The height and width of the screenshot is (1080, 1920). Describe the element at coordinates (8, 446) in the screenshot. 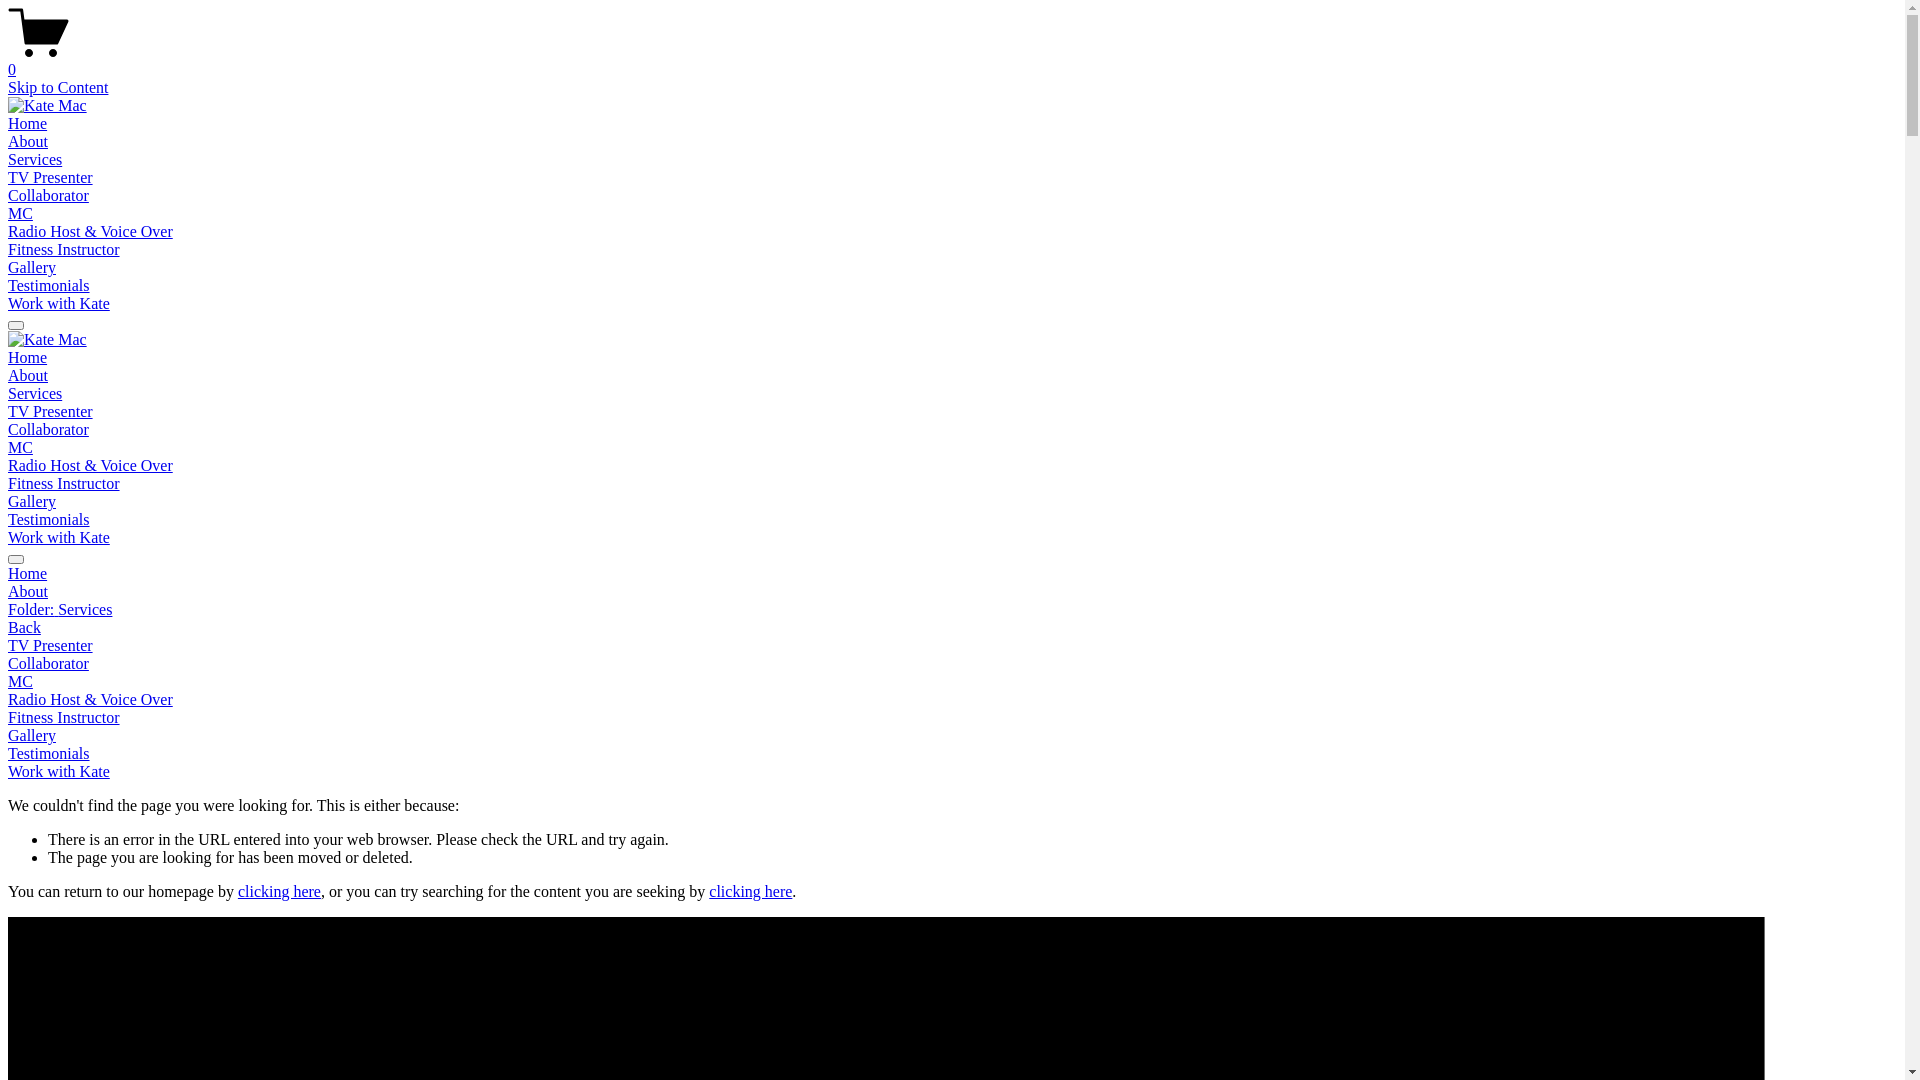

I see `'MC'` at that location.